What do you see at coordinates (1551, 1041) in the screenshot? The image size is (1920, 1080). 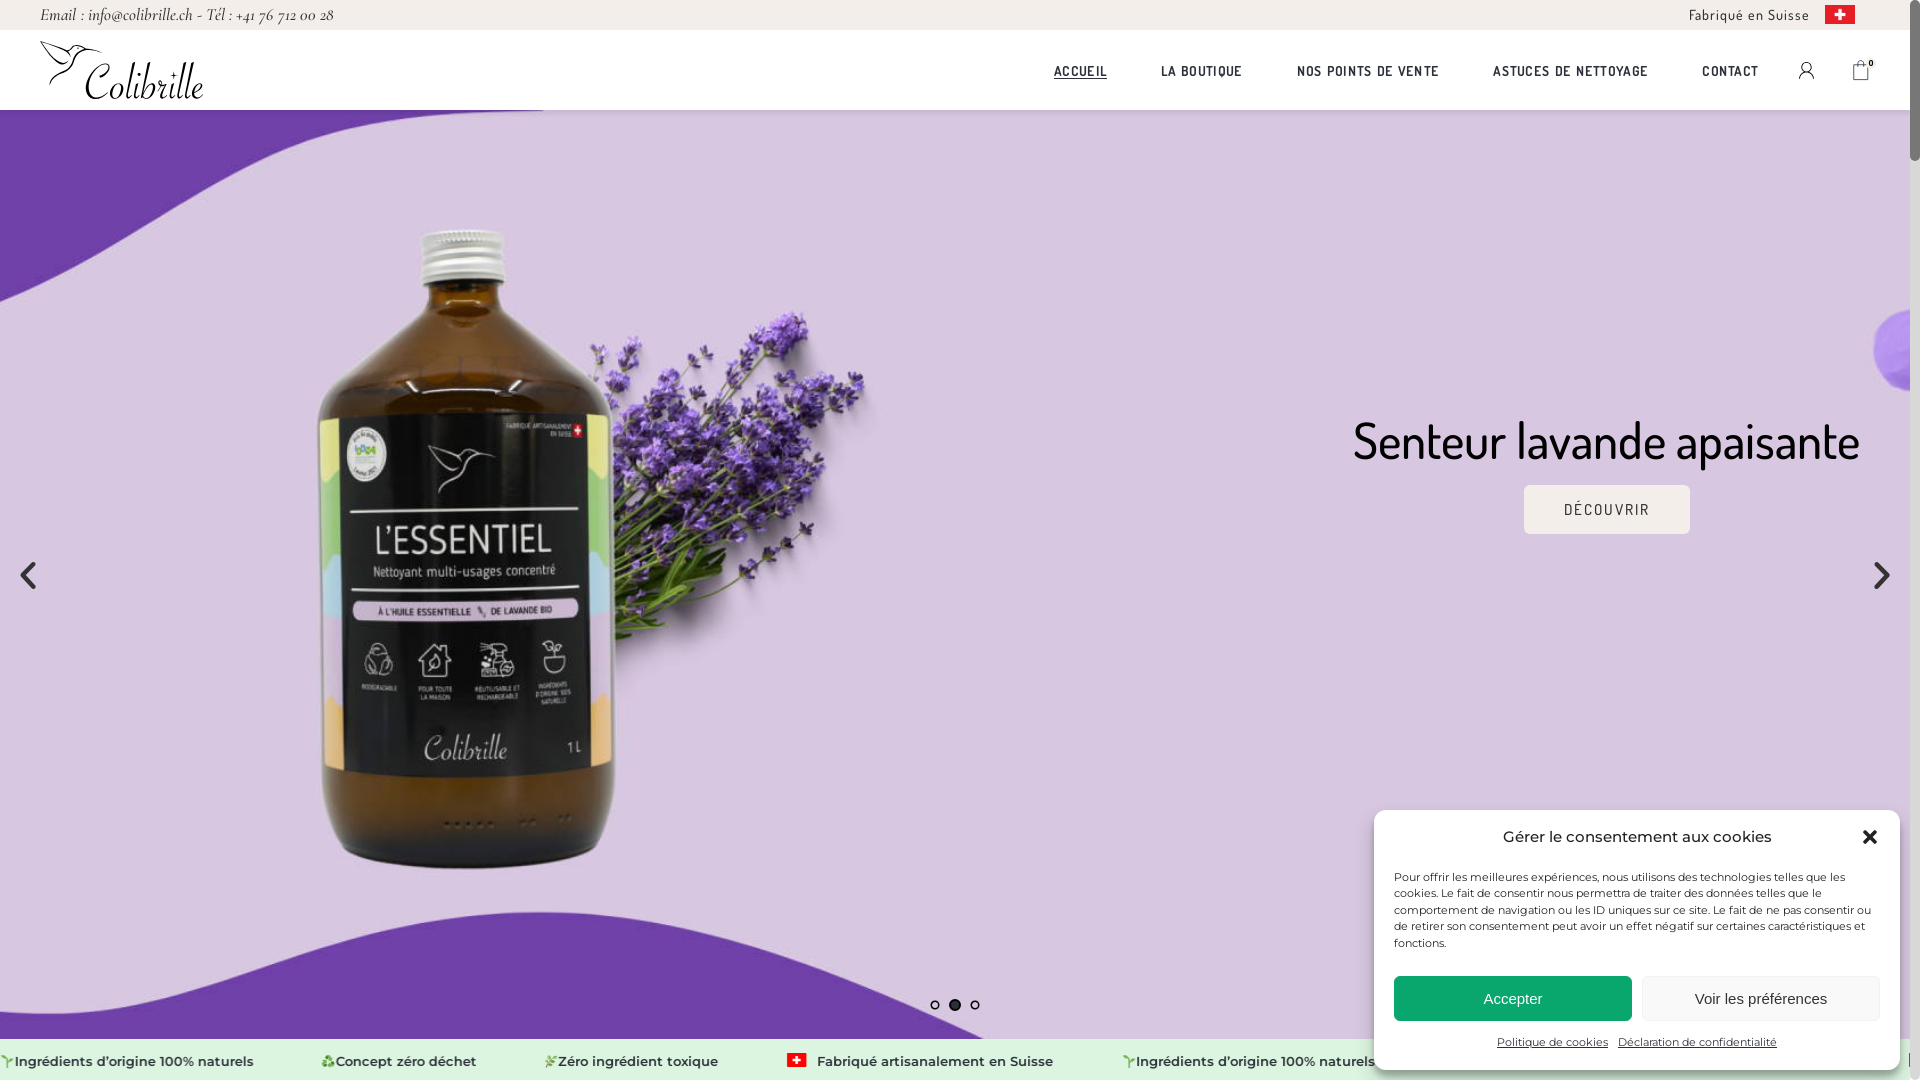 I see `'Politique de cookies'` at bounding box center [1551, 1041].